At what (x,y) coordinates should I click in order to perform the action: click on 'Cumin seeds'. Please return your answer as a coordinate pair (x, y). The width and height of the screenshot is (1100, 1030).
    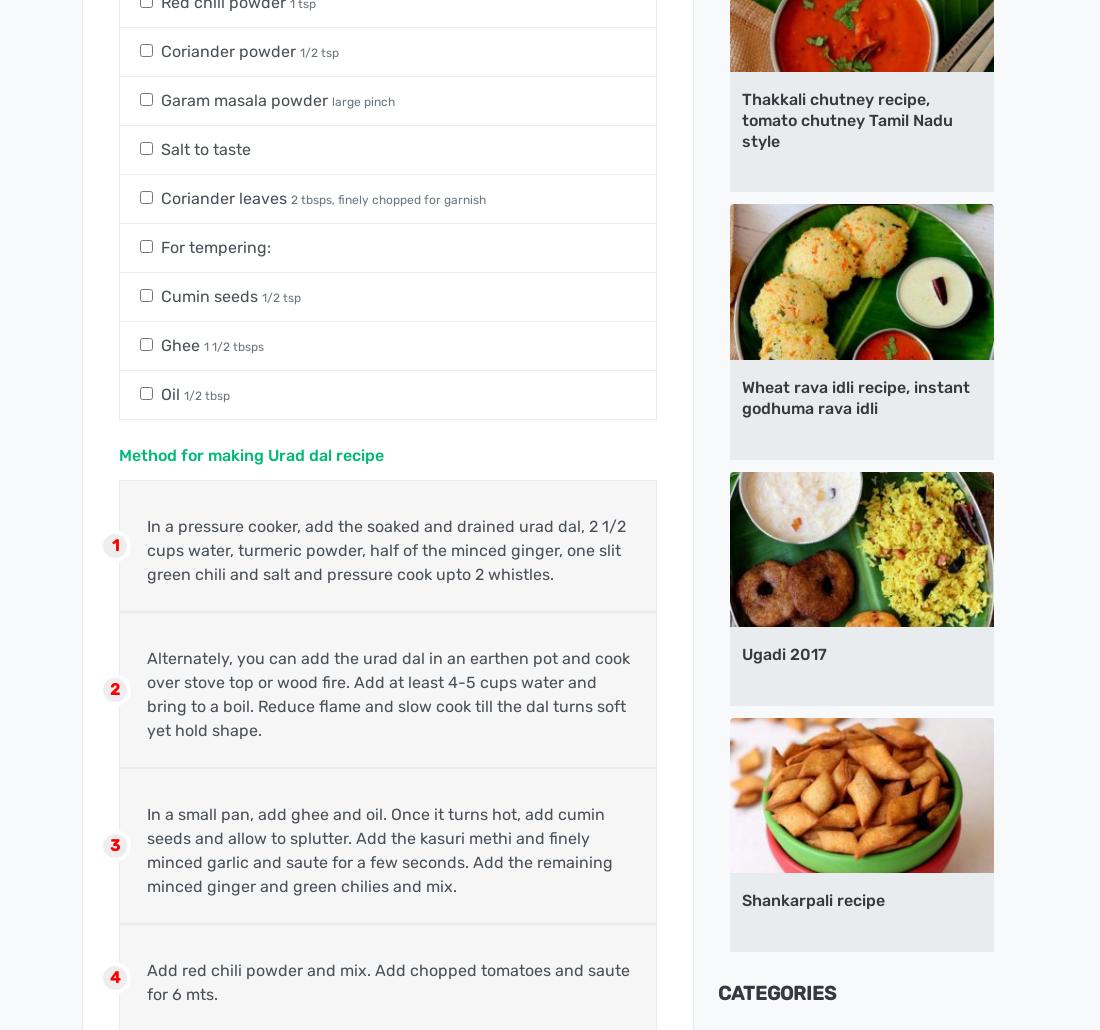
    Looking at the image, I should click on (211, 294).